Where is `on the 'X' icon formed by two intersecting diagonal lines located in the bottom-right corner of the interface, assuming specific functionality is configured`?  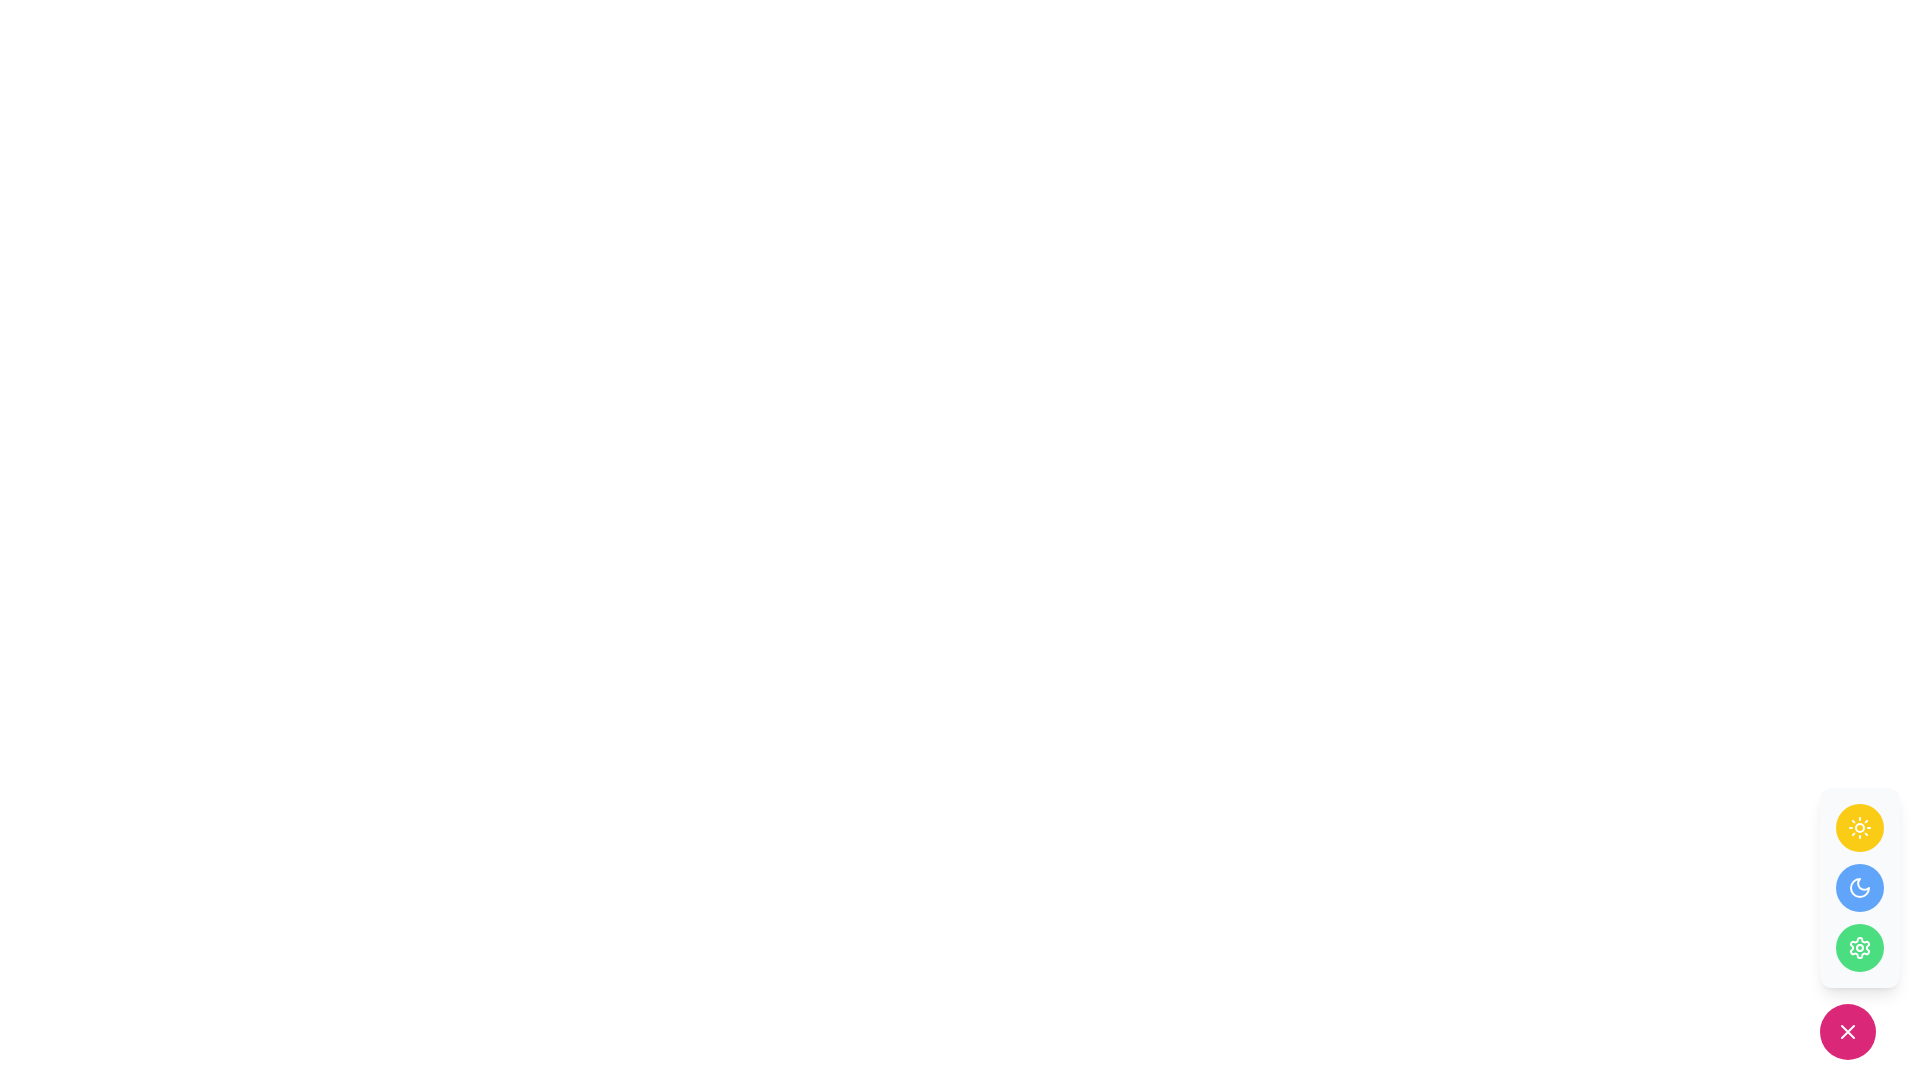 on the 'X' icon formed by two intersecting diagonal lines located in the bottom-right corner of the interface, assuming specific functionality is configured is located at coordinates (1847, 1032).